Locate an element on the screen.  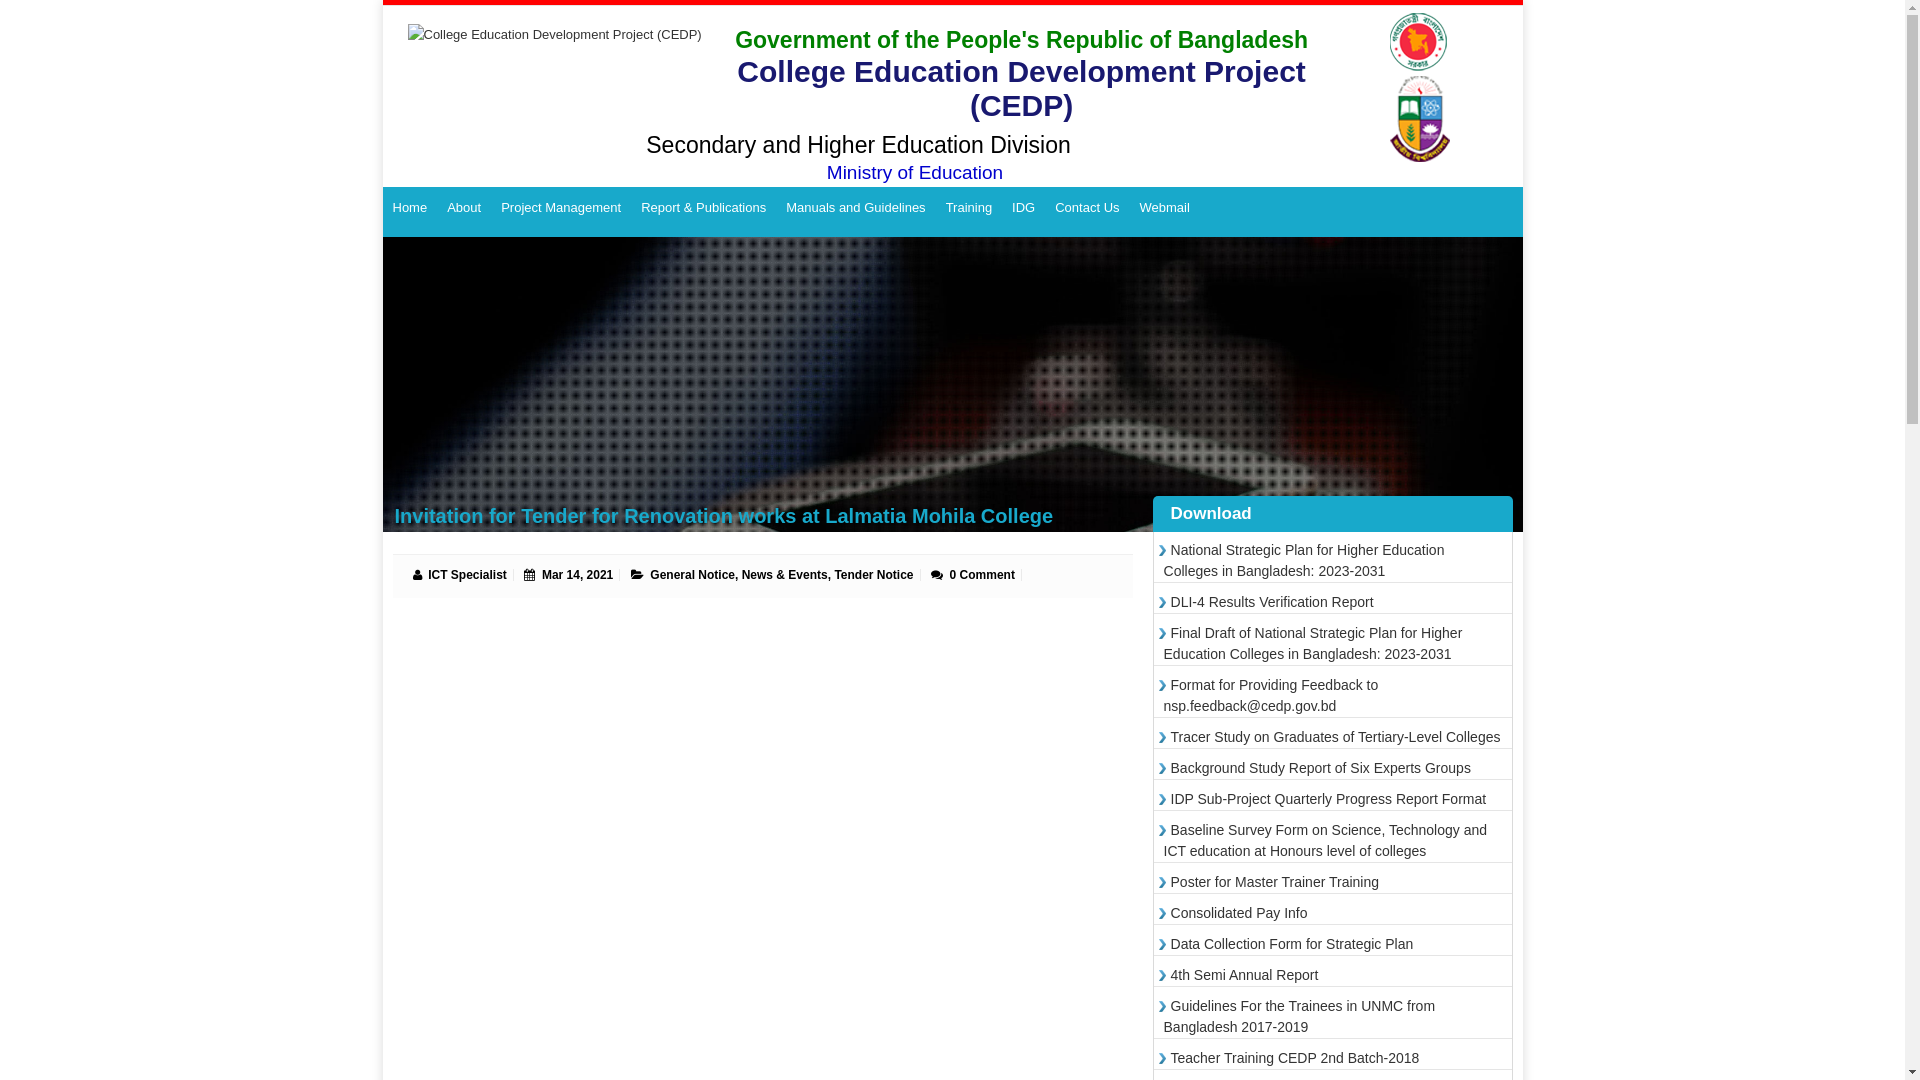
'Contact Us' is located at coordinates (1085, 208).